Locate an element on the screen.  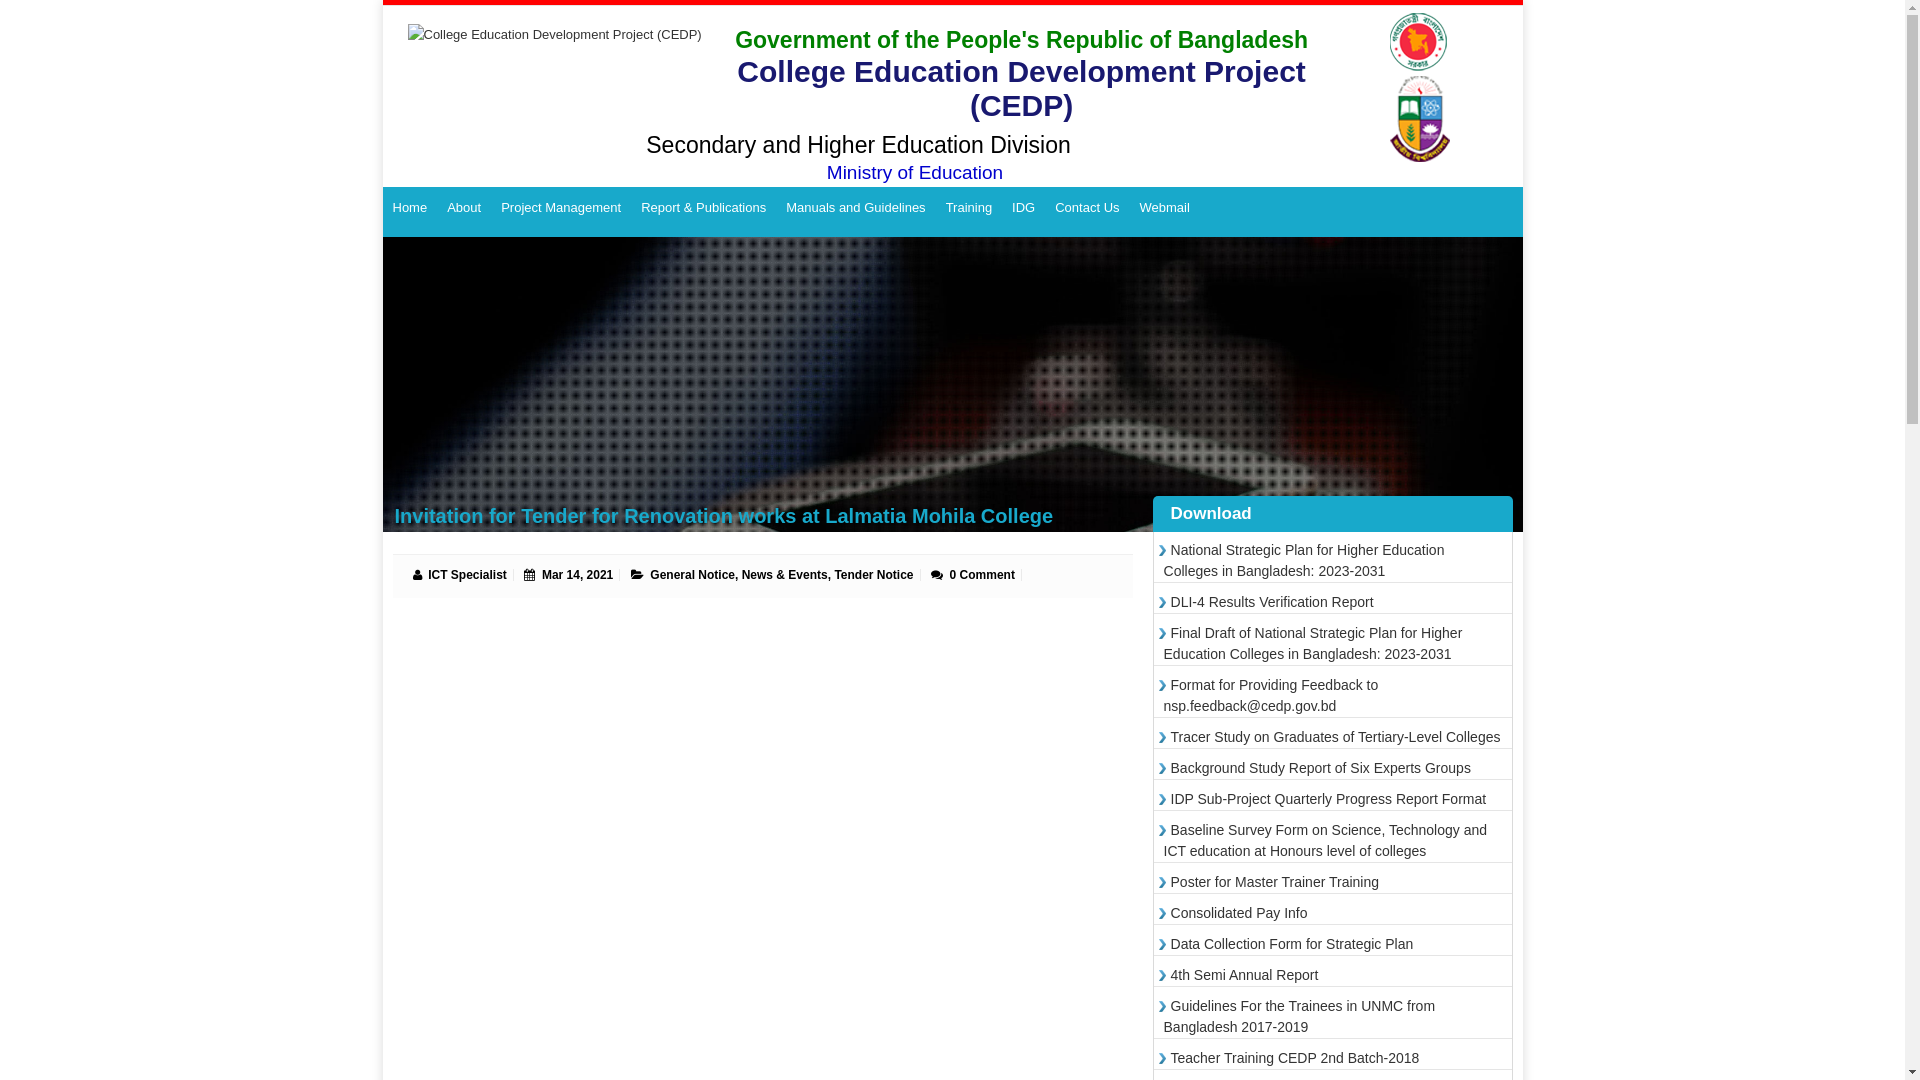
'Contact Us' is located at coordinates (1085, 208).